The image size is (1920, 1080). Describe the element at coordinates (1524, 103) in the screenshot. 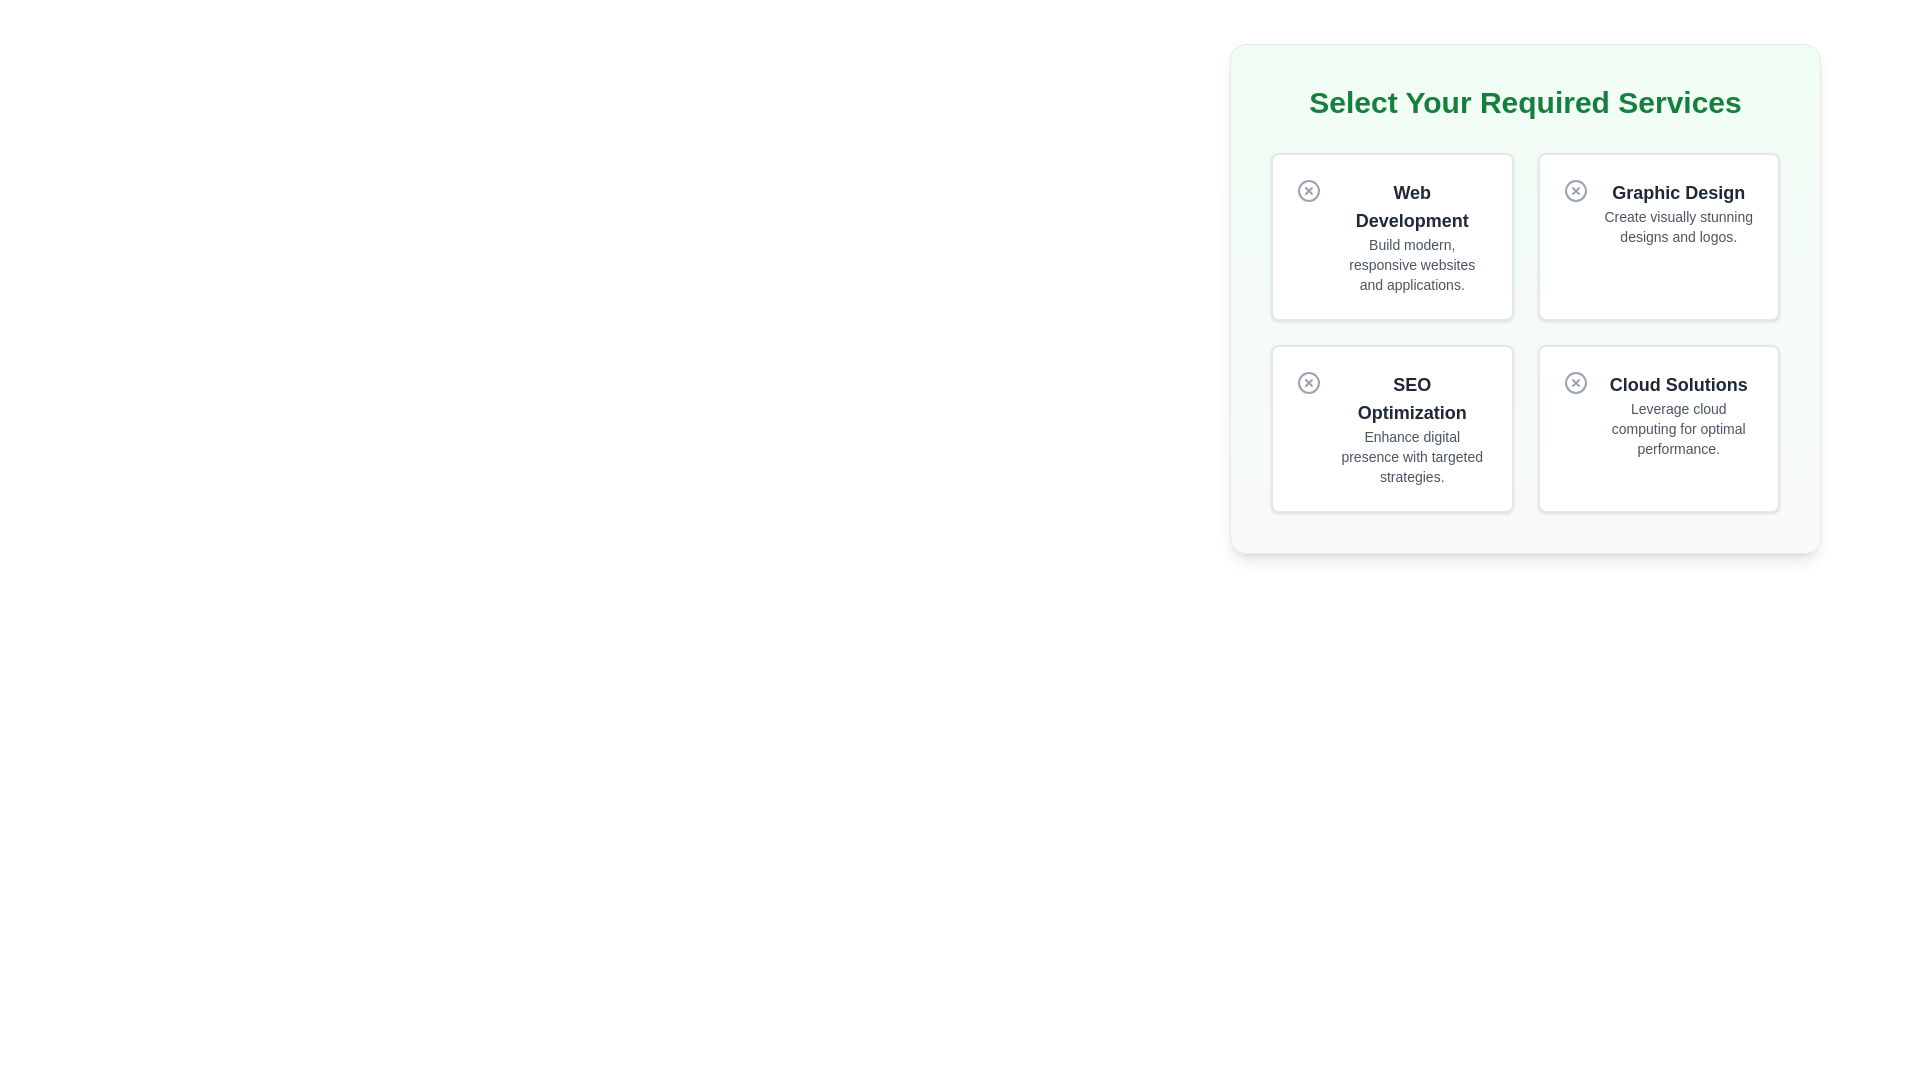

I see `the static text header that displays 'Select Your Required Services', which is bold, large, and green, located at the top section of its containing box` at that location.